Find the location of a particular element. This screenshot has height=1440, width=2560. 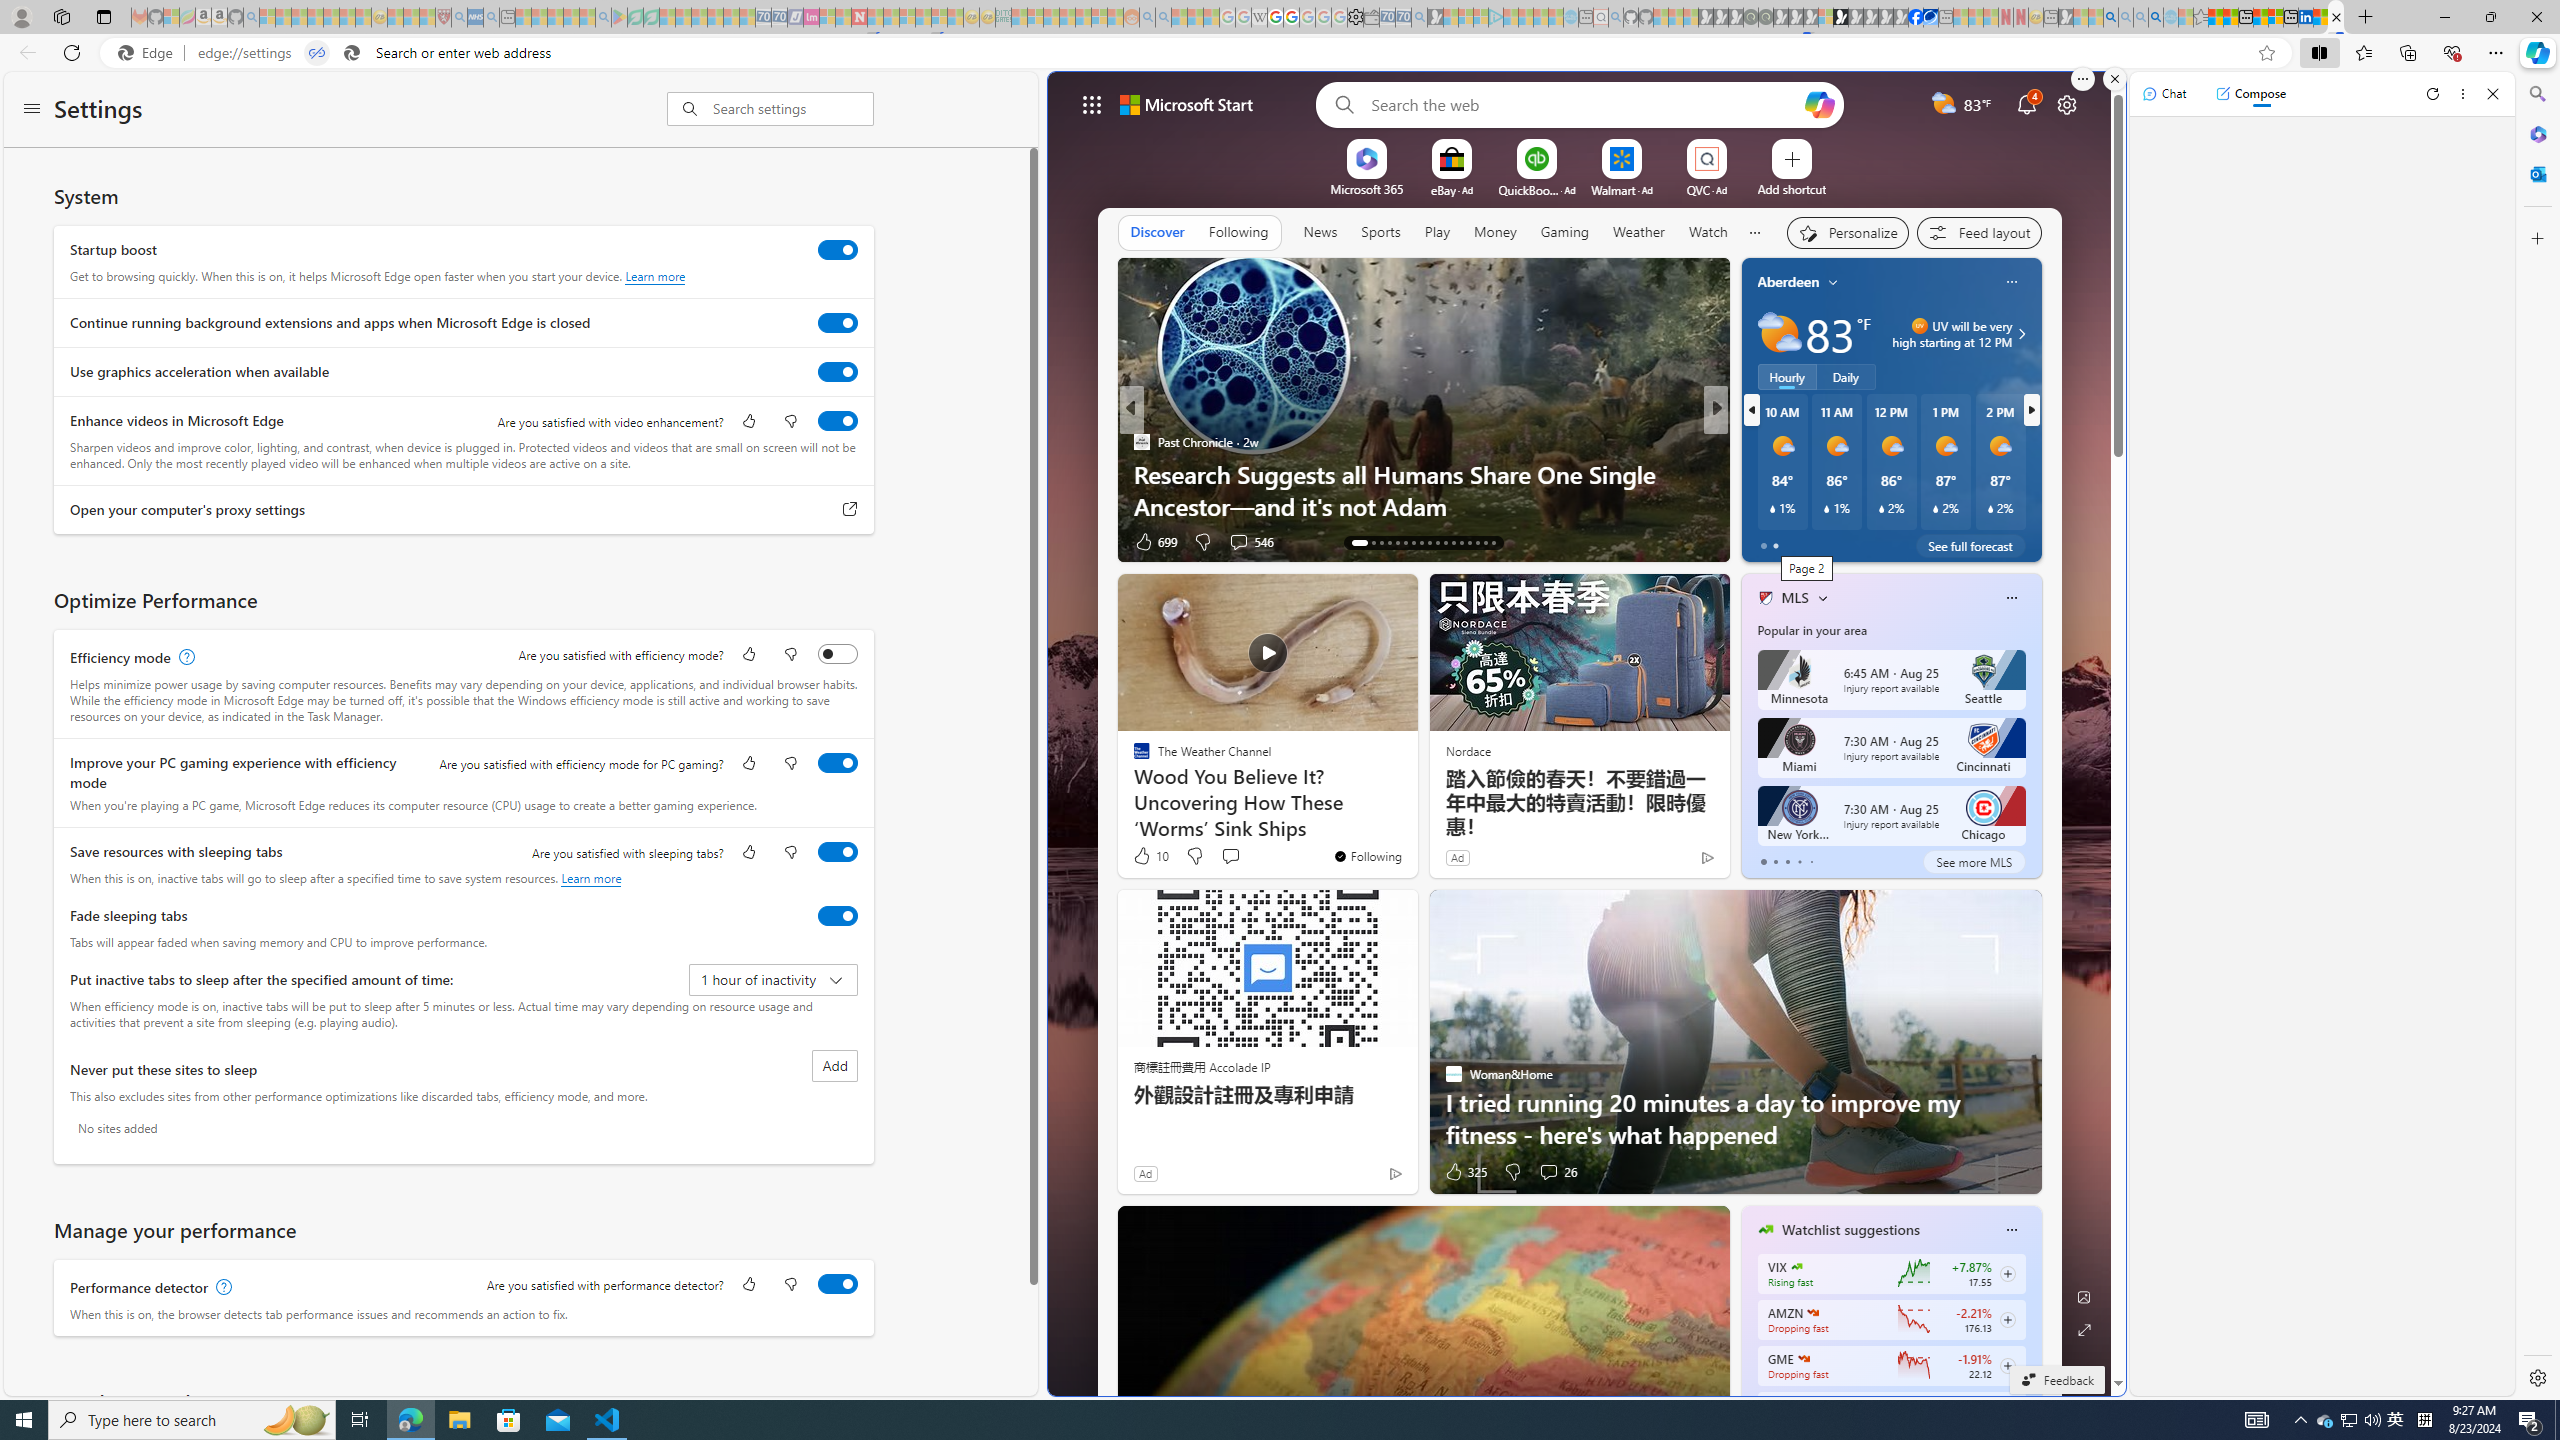

'tab-3' is located at coordinates (1797, 861).